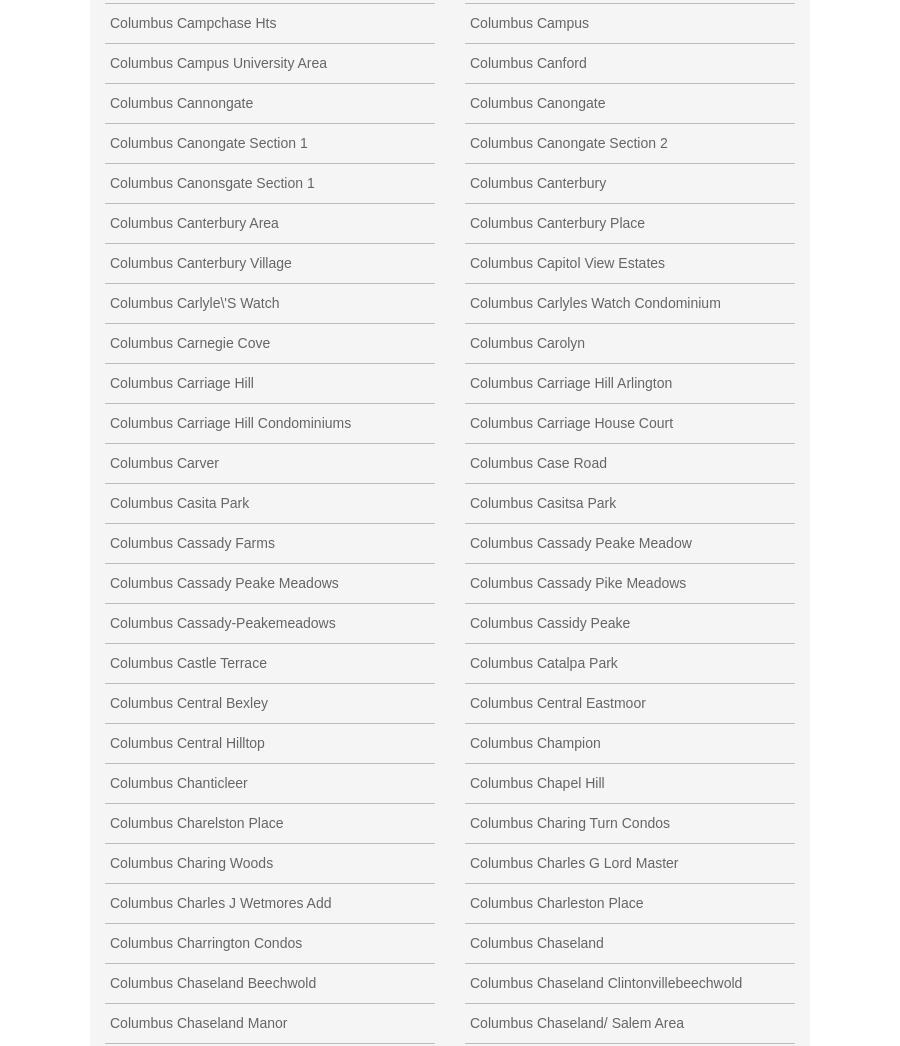 This screenshot has width=900, height=1046. What do you see at coordinates (536, 780) in the screenshot?
I see `'Columbus Chapel Hill'` at bounding box center [536, 780].